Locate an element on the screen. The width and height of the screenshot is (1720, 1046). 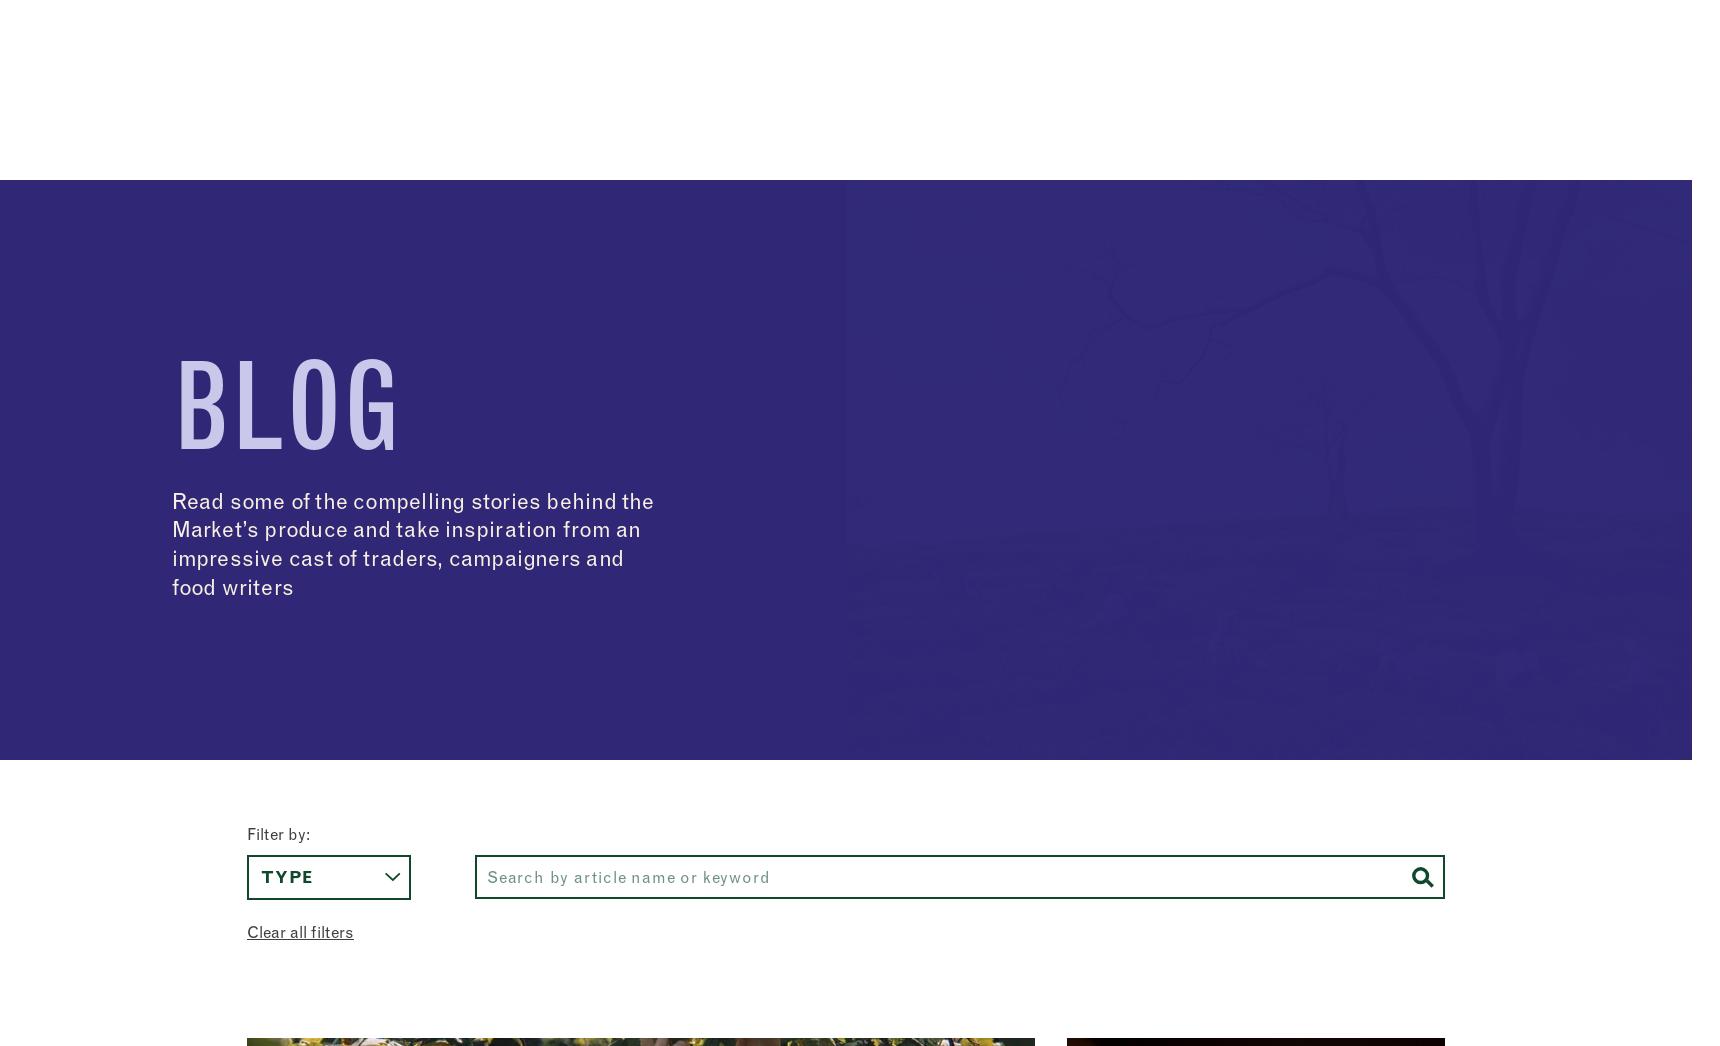
'Sign up to newsletter' is located at coordinates (205, 20).